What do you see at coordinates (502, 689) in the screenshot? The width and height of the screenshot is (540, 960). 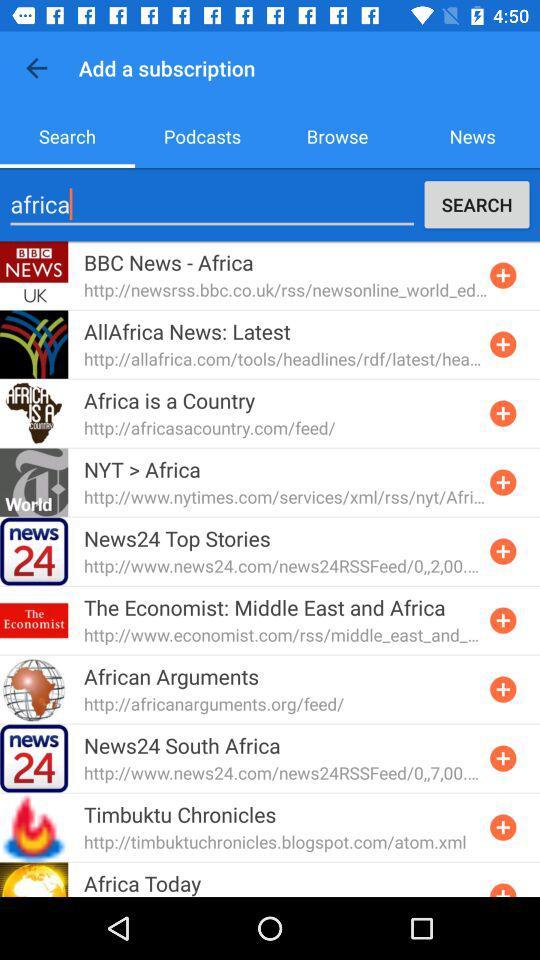 I see `subscribe to african arguments` at bounding box center [502, 689].